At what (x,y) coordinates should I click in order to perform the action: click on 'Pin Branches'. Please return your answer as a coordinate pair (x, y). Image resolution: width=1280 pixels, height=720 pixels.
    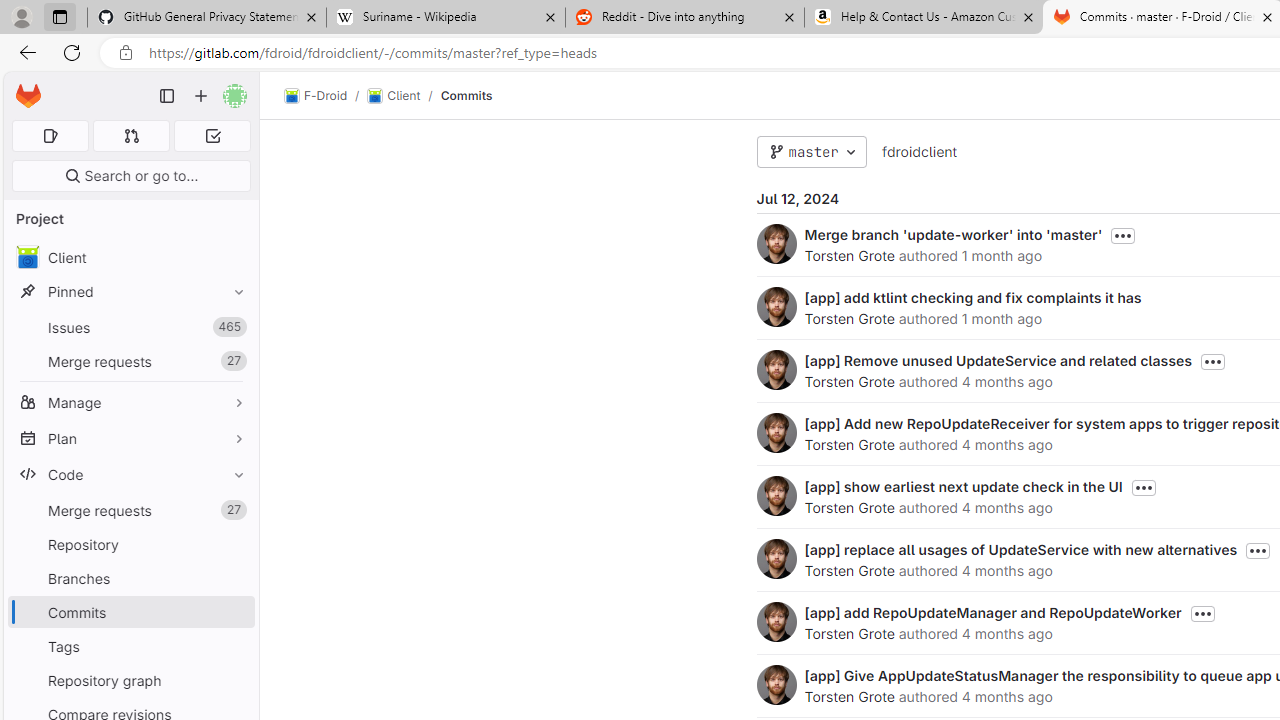
    Looking at the image, I should click on (234, 578).